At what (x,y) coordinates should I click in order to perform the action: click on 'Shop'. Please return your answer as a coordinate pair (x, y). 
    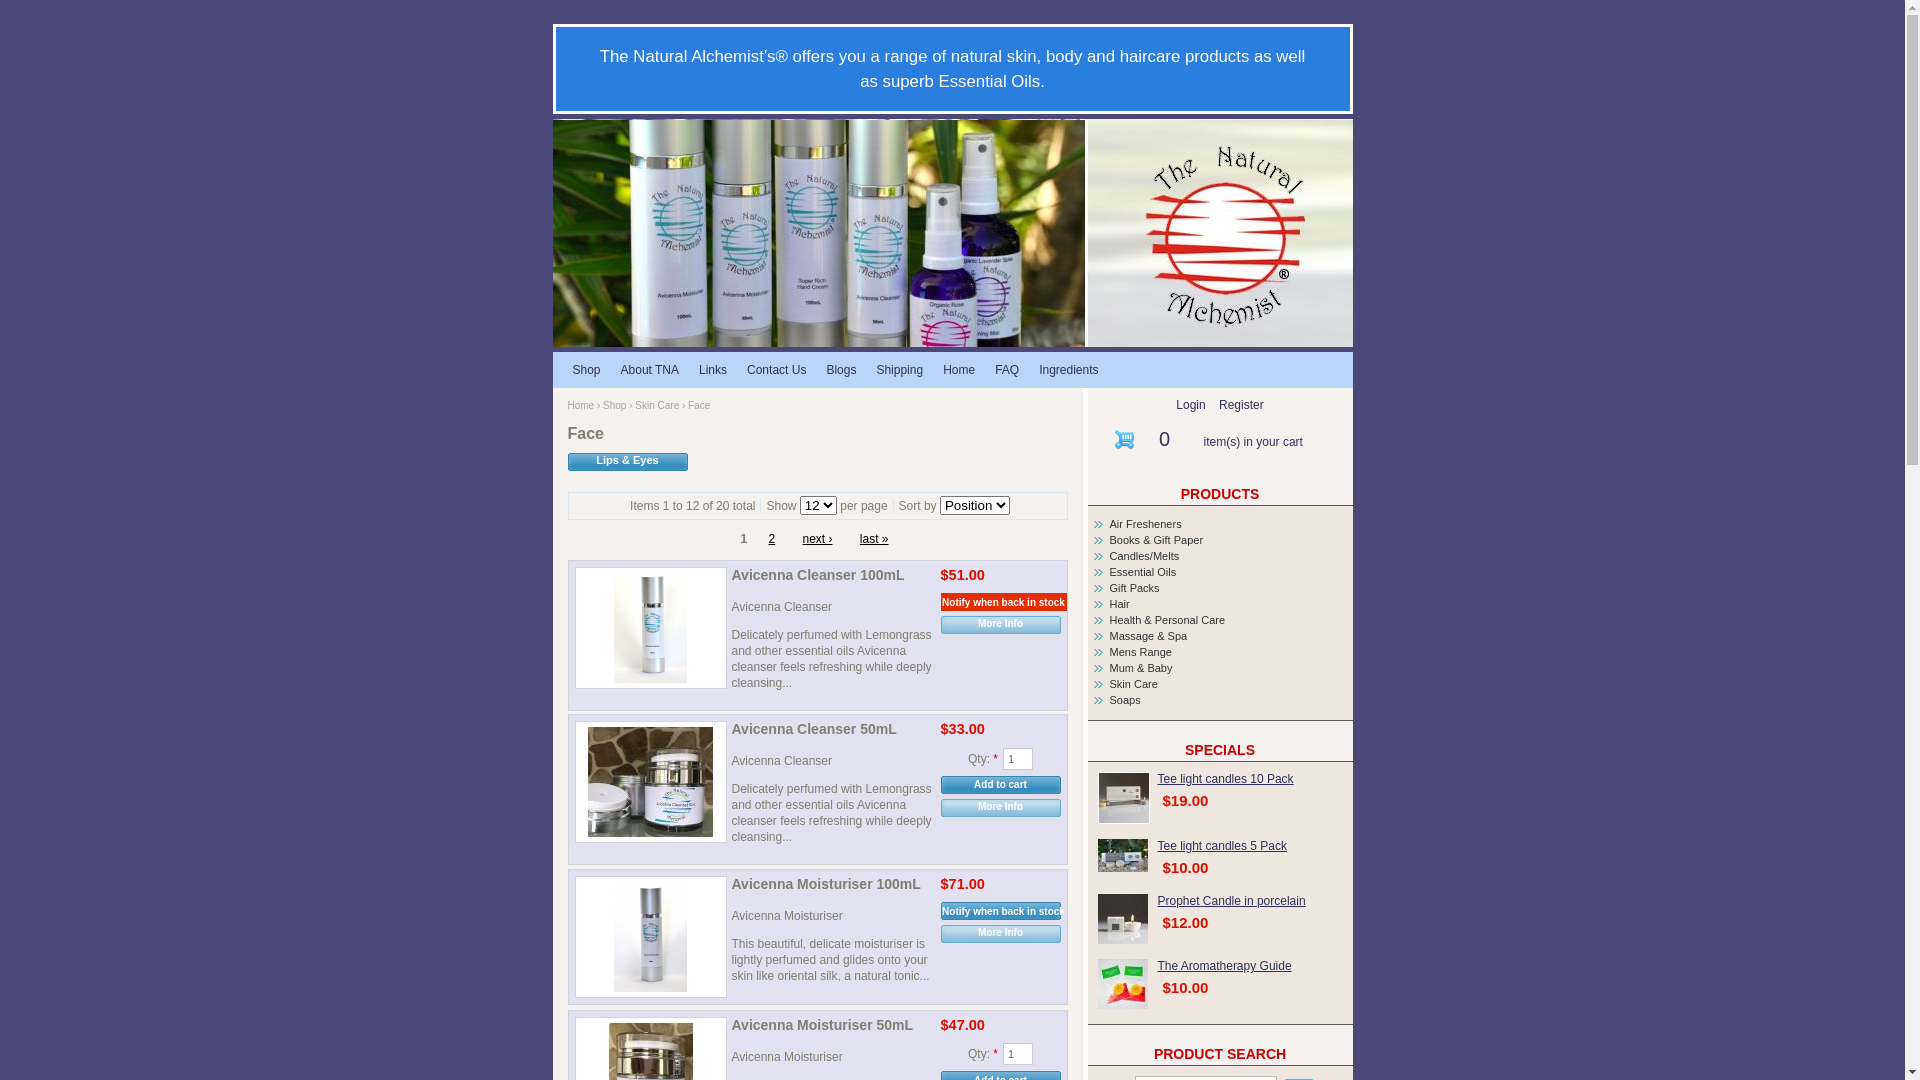
    Looking at the image, I should click on (584, 369).